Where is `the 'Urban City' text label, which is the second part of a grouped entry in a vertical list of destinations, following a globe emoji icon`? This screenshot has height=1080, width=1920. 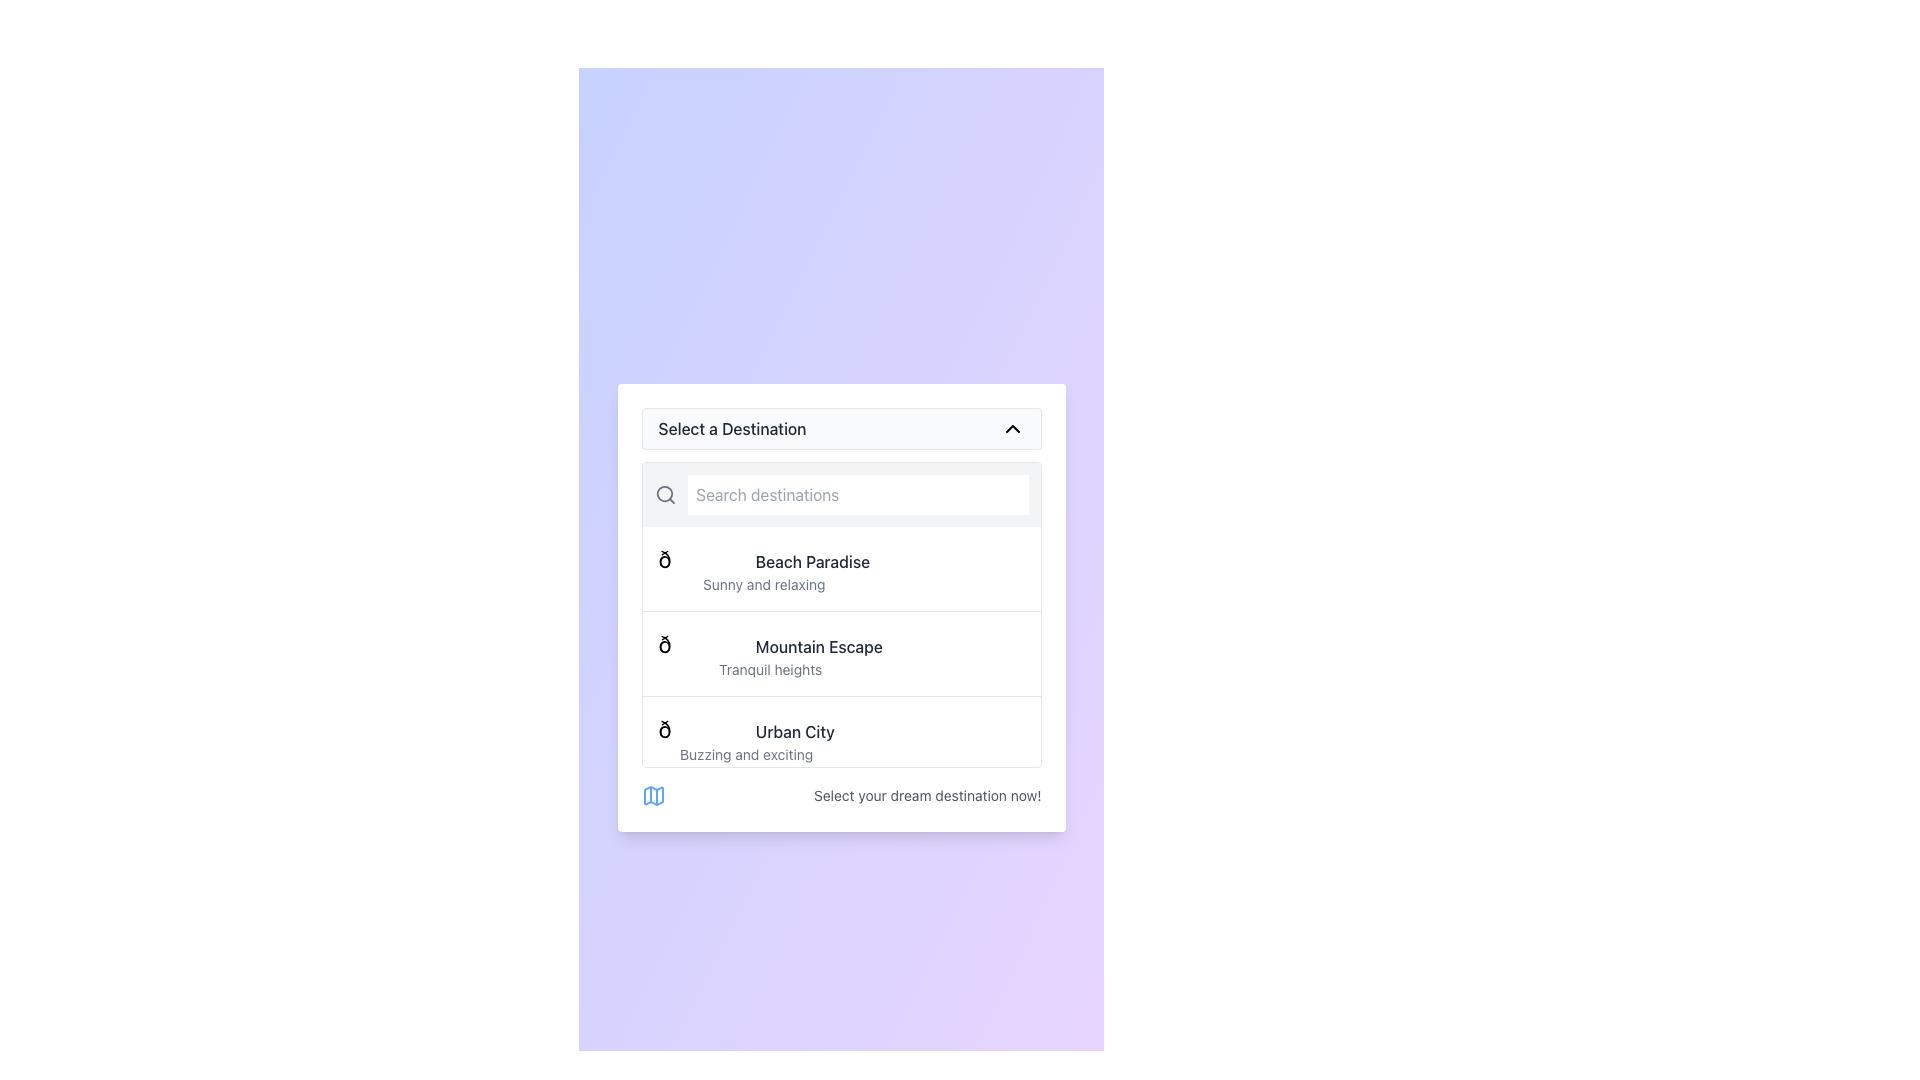
the 'Urban City' text label, which is the second part of a grouped entry in a vertical list of destinations, following a globe emoji icon is located at coordinates (794, 732).